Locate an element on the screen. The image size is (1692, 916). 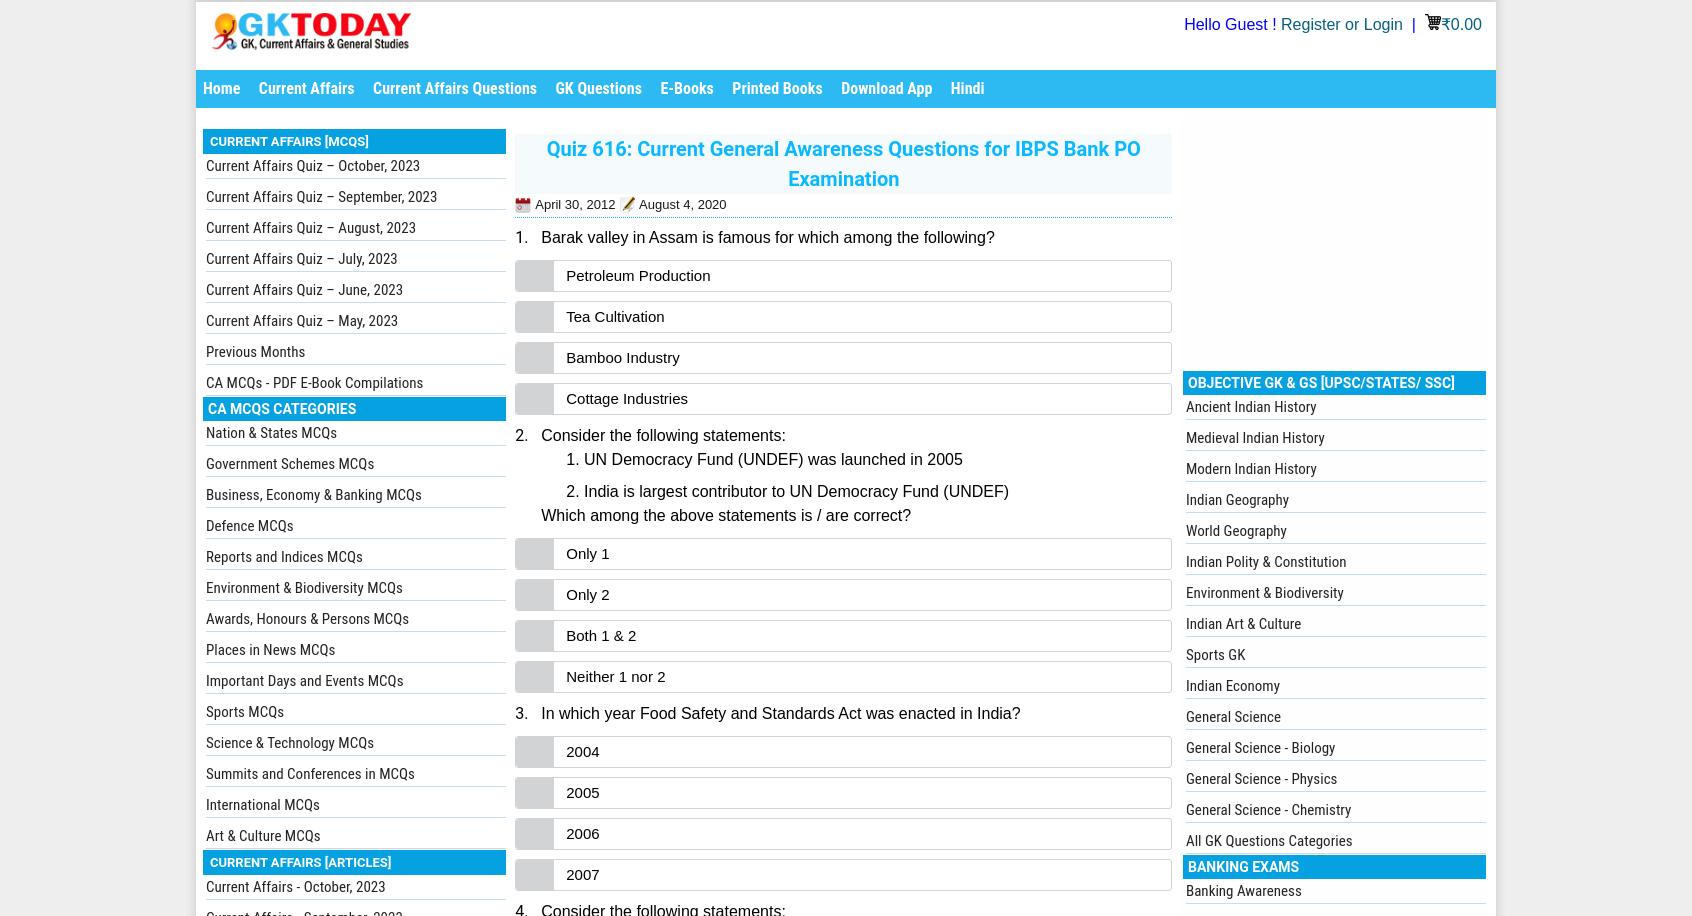
'Current Affairs [MCQs]' is located at coordinates (287, 141).